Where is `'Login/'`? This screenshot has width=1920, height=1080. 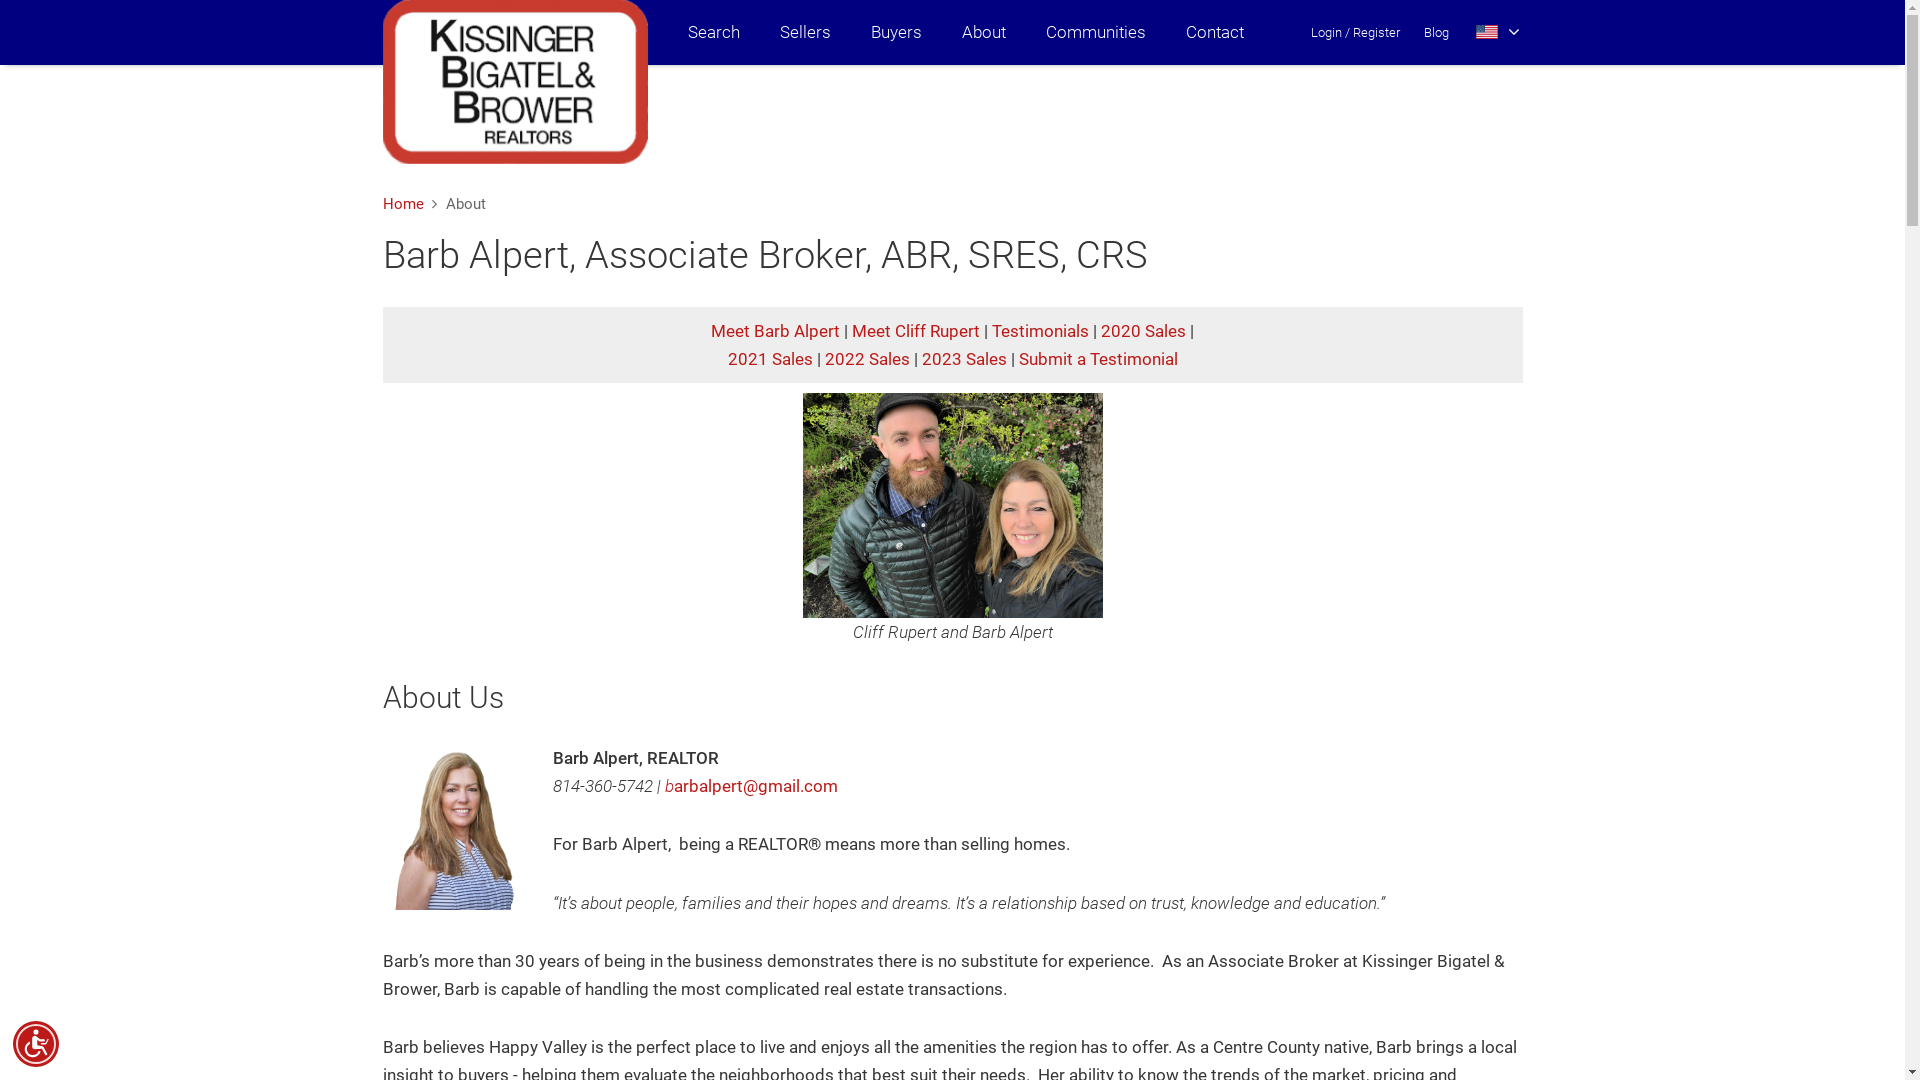
'Login/' is located at coordinates (1330, 32).